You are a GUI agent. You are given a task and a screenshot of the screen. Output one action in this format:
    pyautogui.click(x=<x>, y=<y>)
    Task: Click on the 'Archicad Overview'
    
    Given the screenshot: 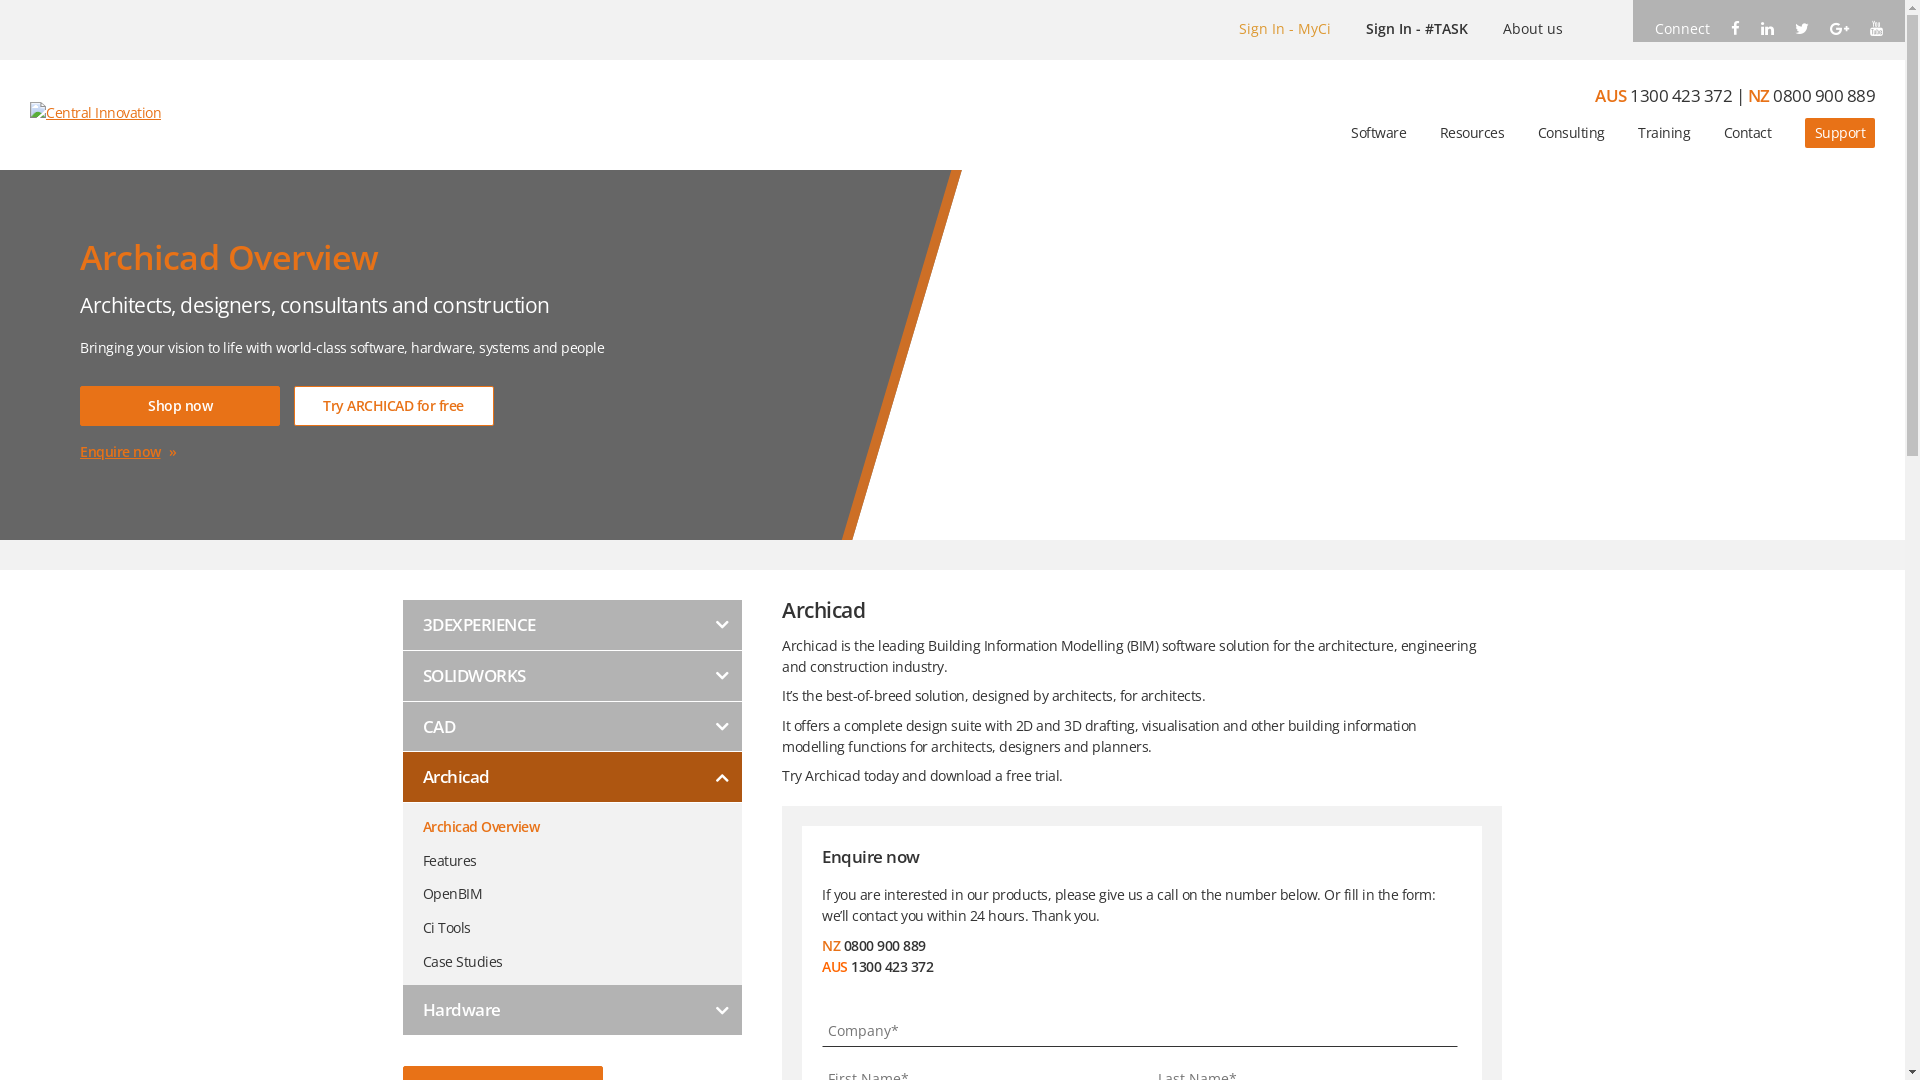 What is the action you would take?
    pyautogui.click(x=580, y=820)
    